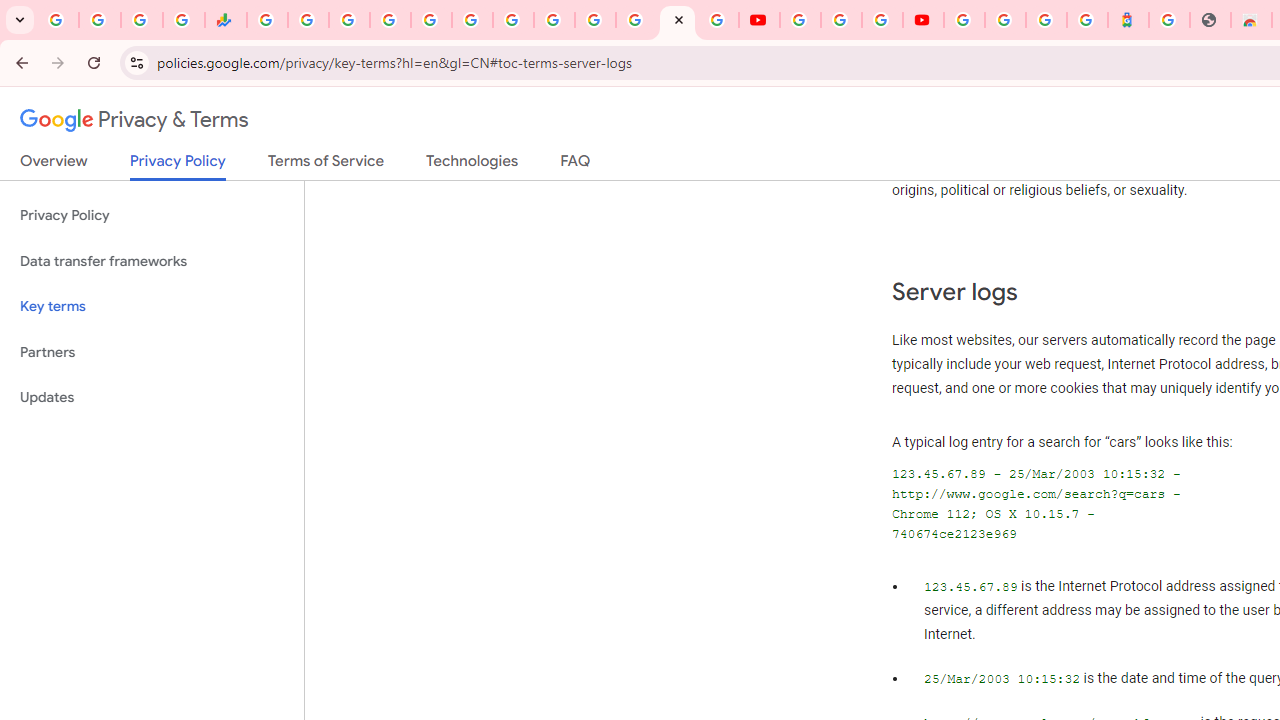 This screenshot has height=720, width=1280. What do you see at coordinates (964, 20) in the screenshot?
I see `'Sign in - Google Accounts'` at bounding box center [964, 20].